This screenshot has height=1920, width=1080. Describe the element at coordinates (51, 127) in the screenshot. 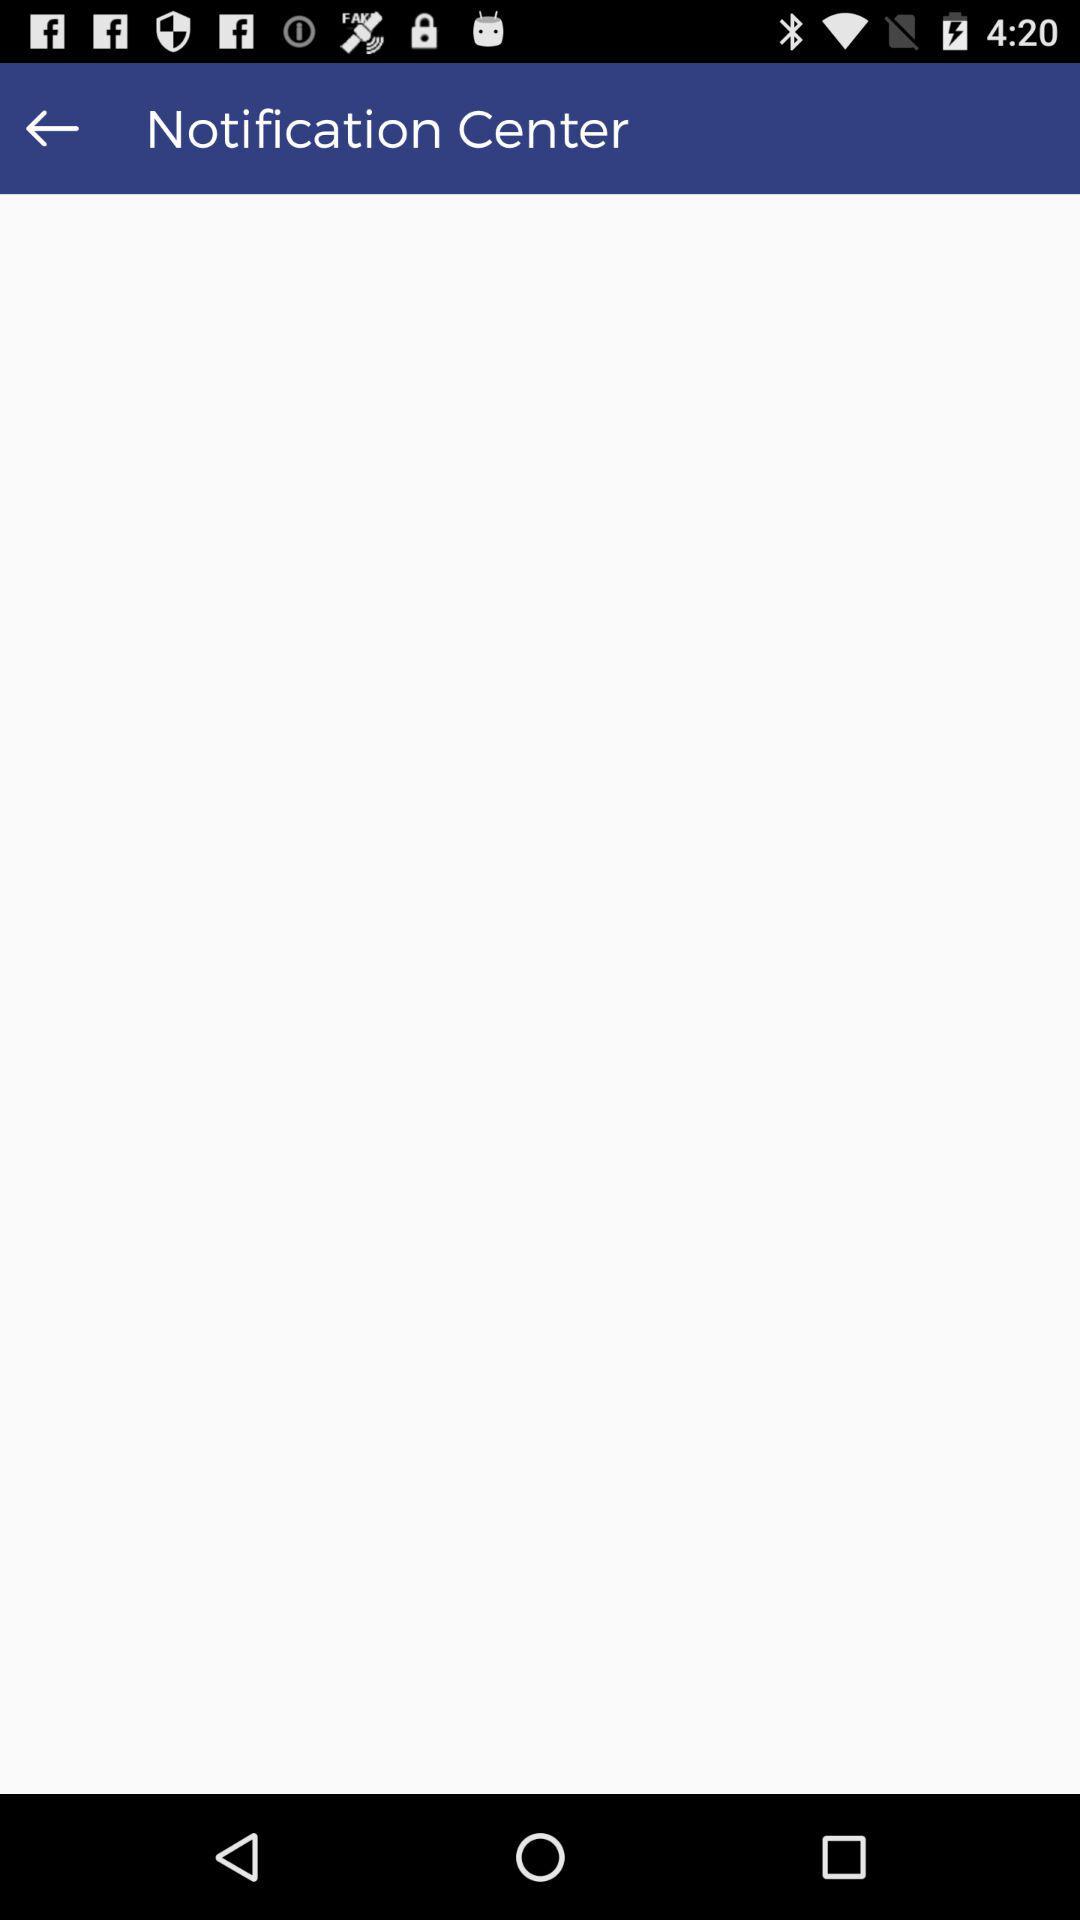

I see `go do back` at that location.